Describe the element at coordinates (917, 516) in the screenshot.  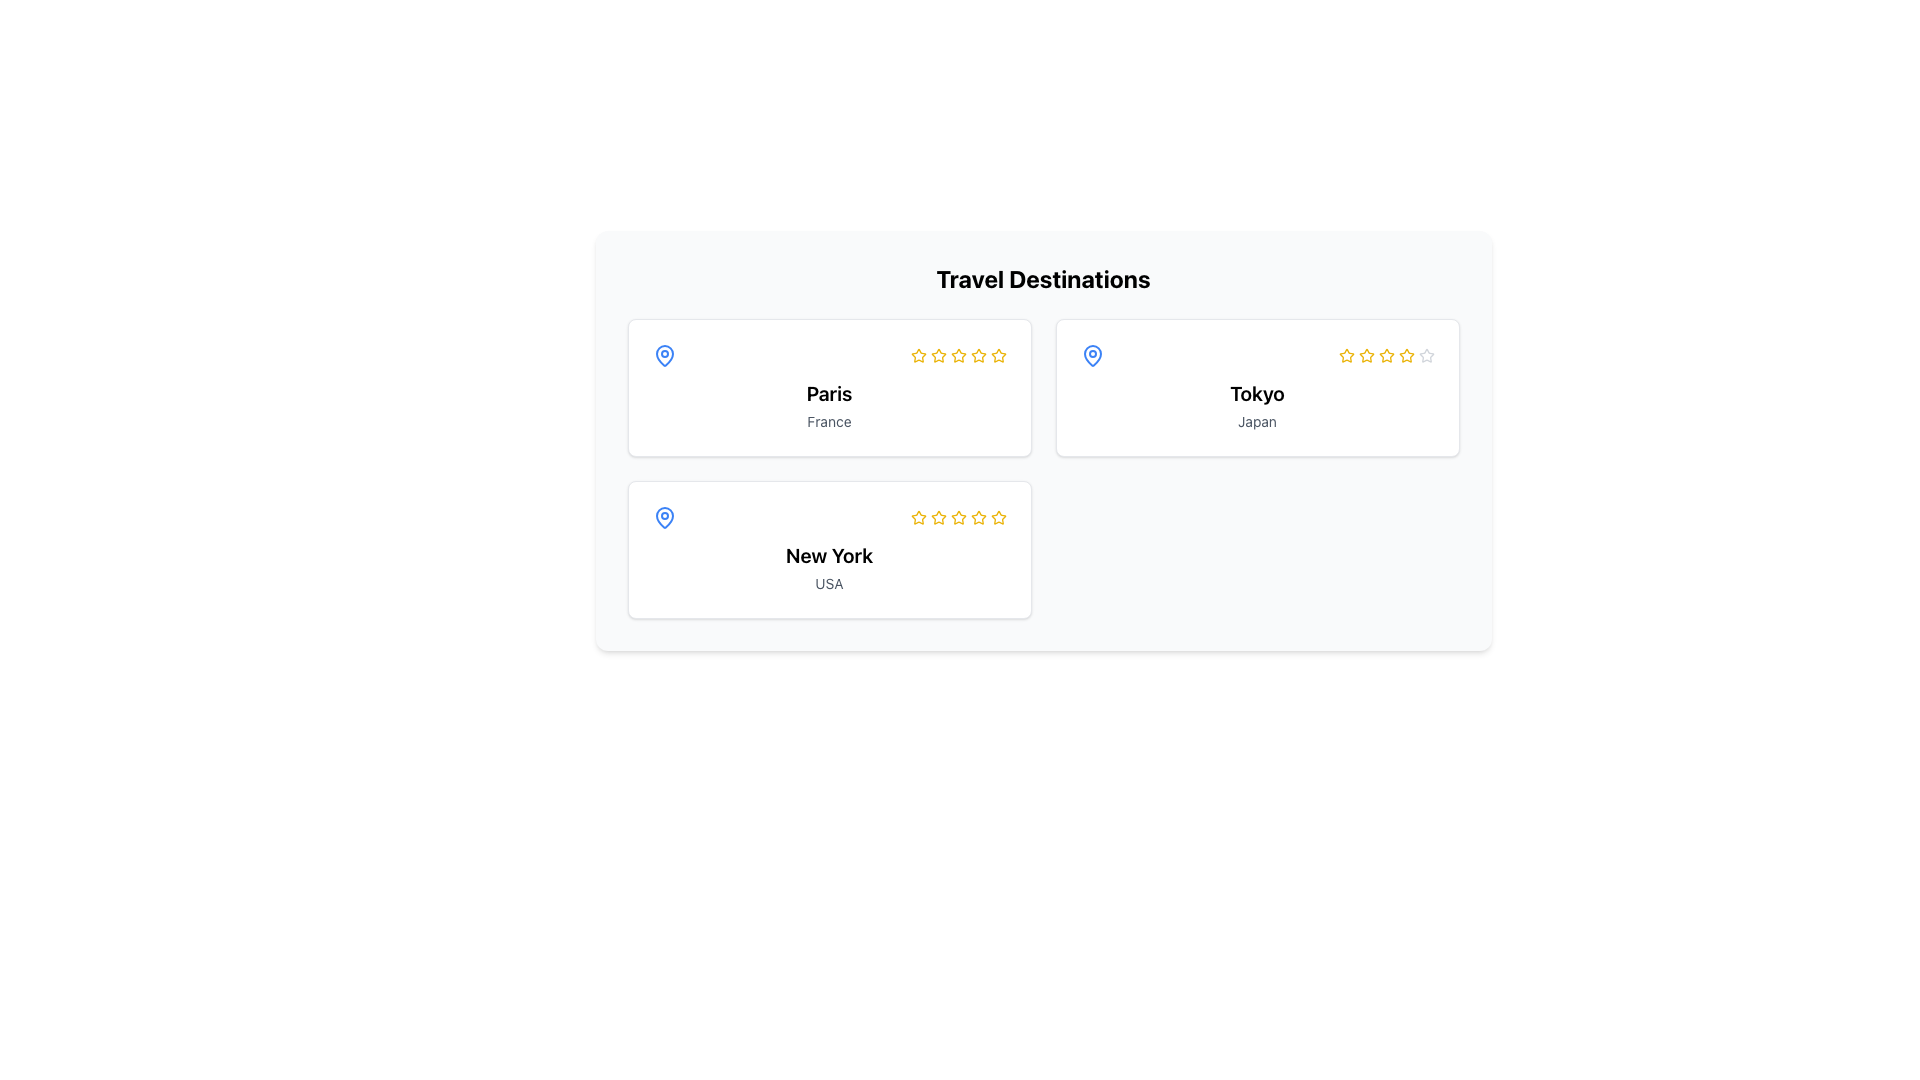
I see `the second star in the rating row within the 'New York' card to rate it` at that location.